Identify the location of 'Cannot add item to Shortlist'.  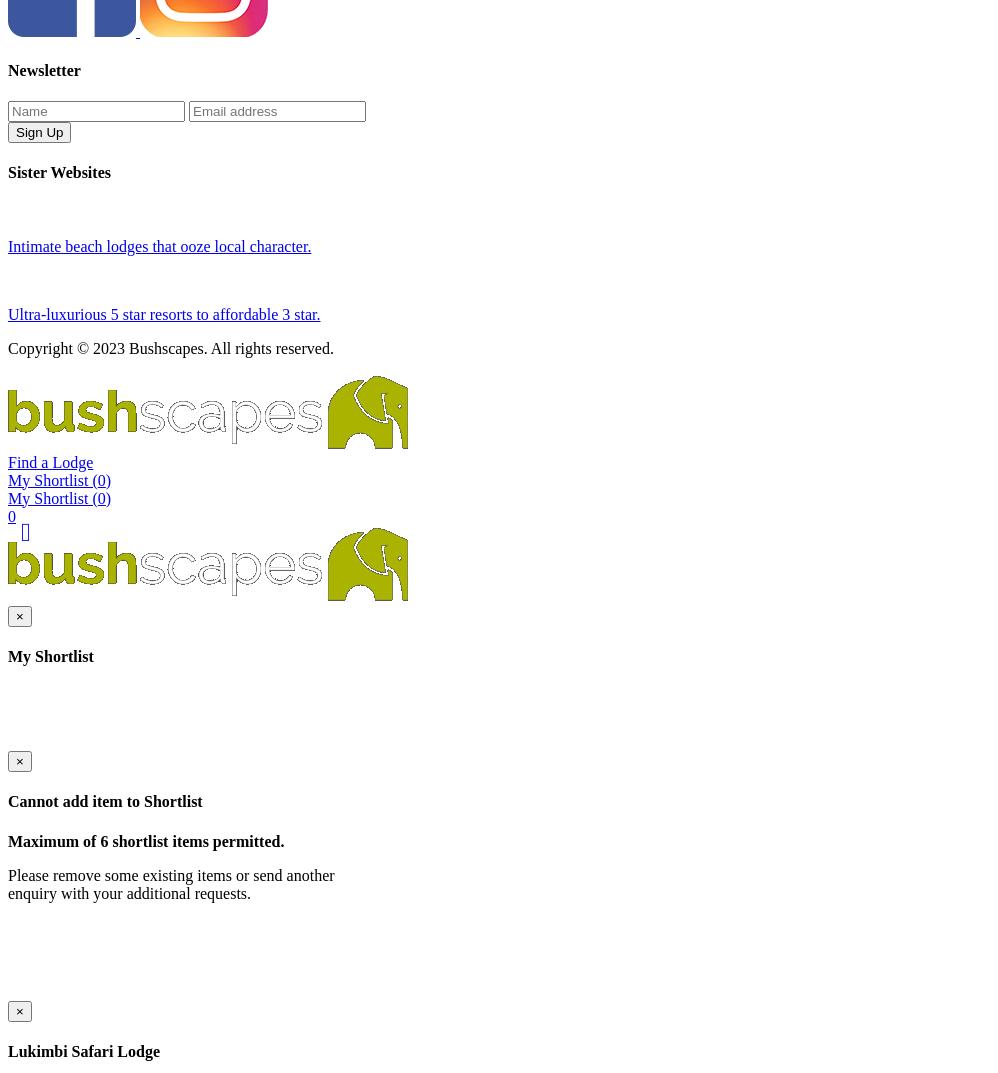
(104, 934).